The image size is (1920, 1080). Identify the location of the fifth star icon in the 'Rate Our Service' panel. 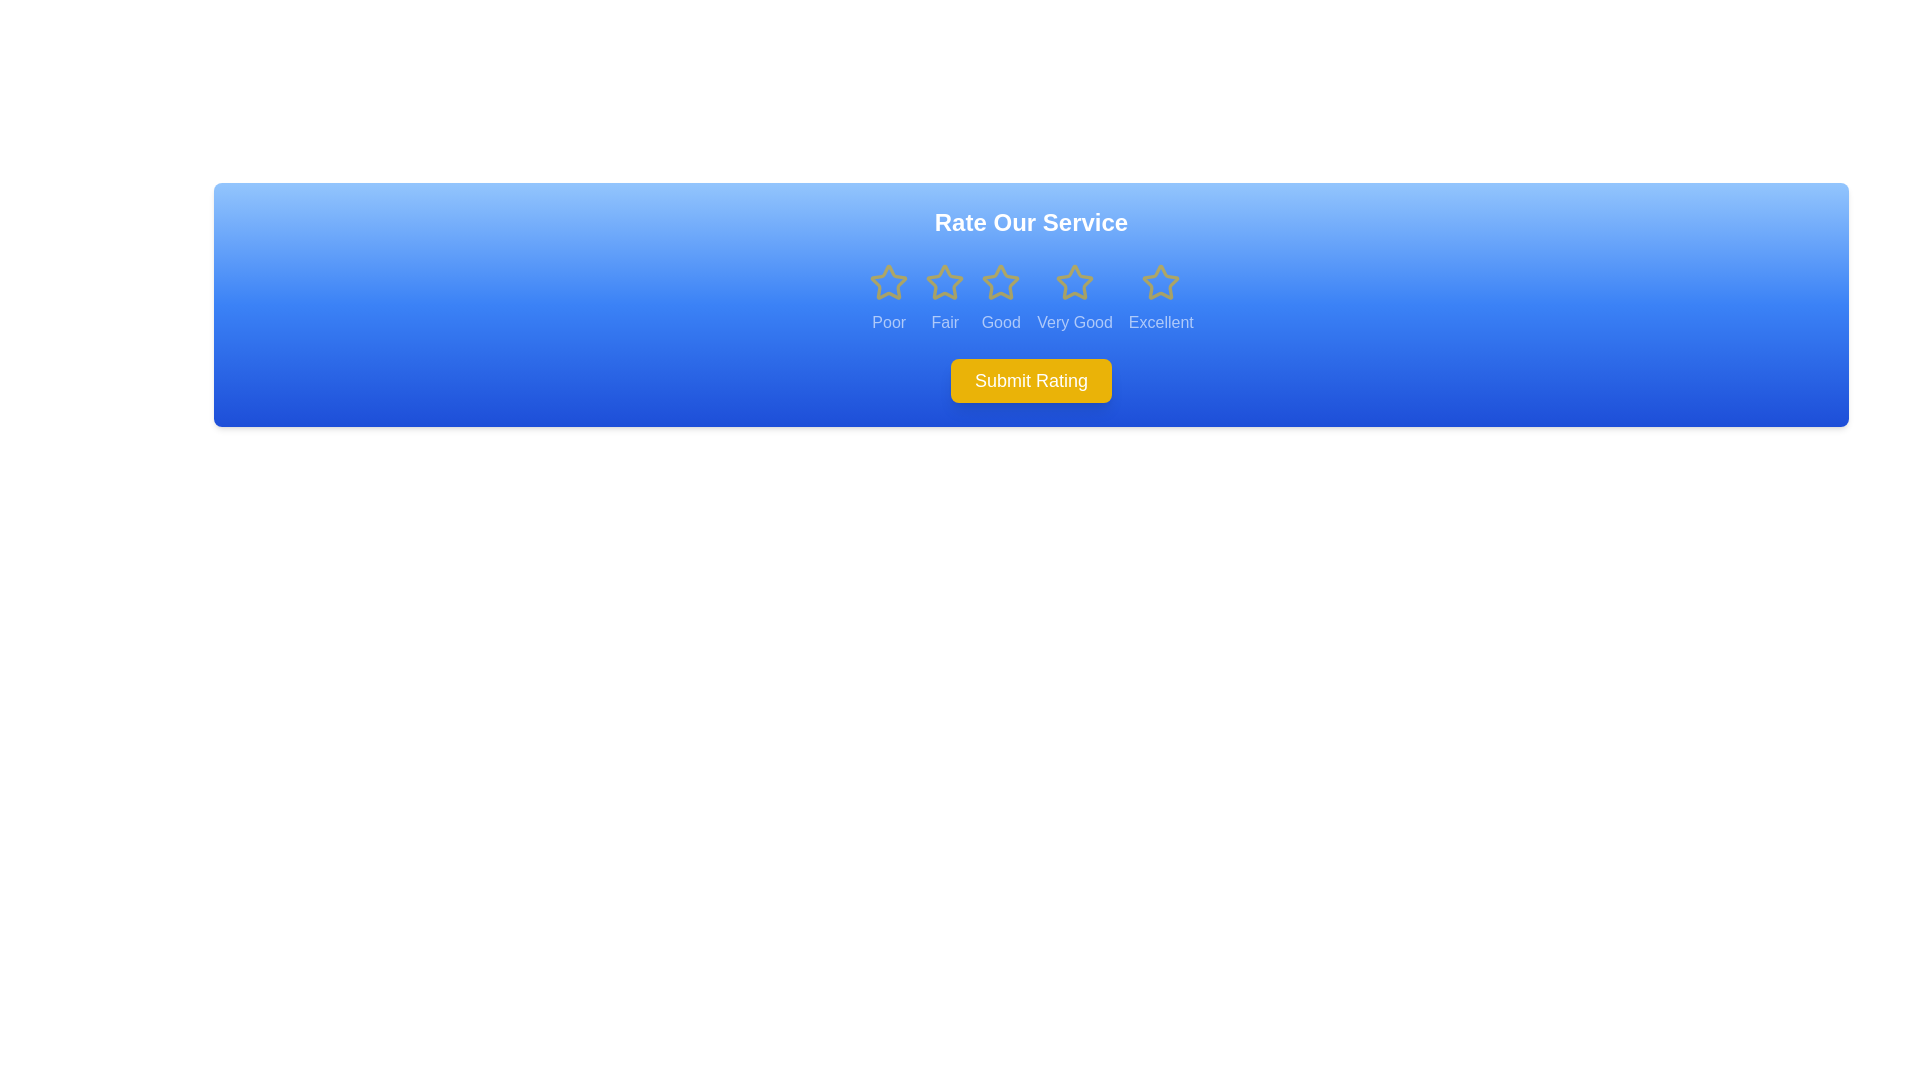
(1161, 282).